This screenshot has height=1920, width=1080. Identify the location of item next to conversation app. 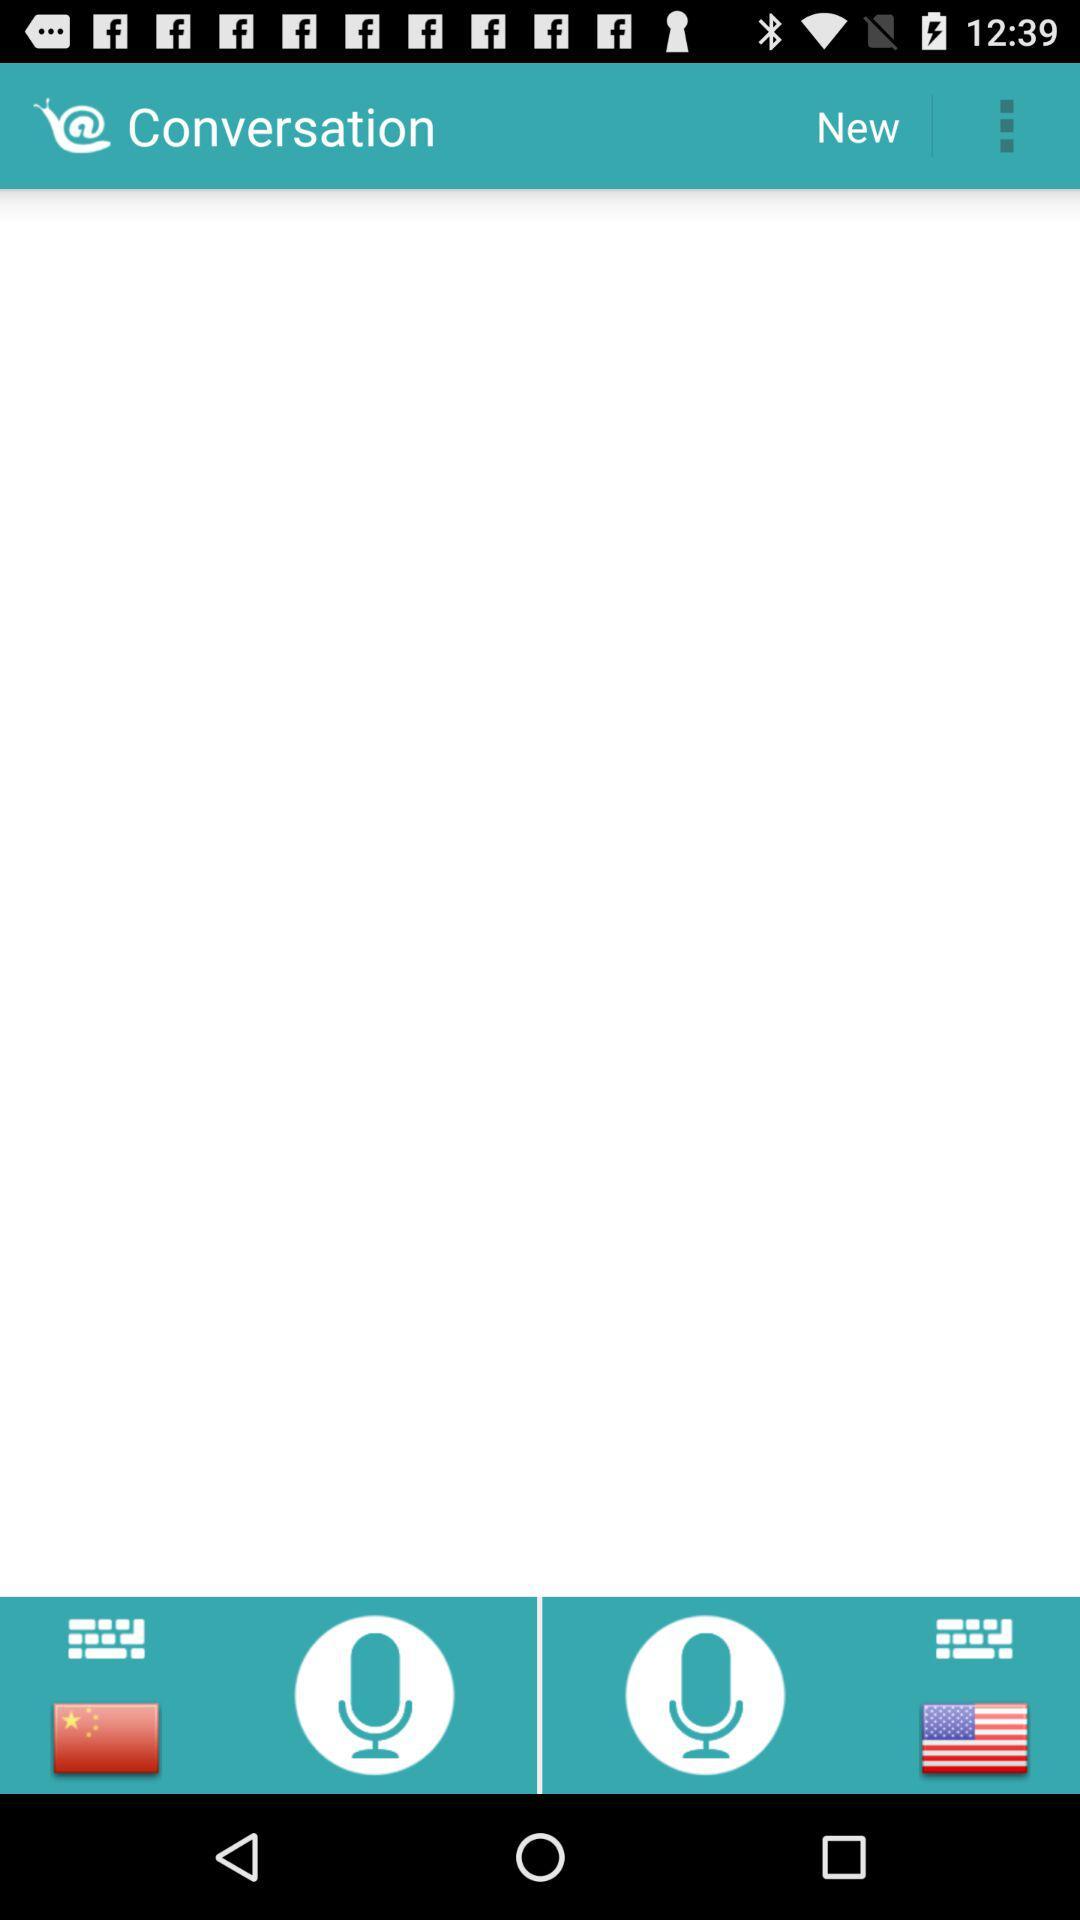
(856, 124).